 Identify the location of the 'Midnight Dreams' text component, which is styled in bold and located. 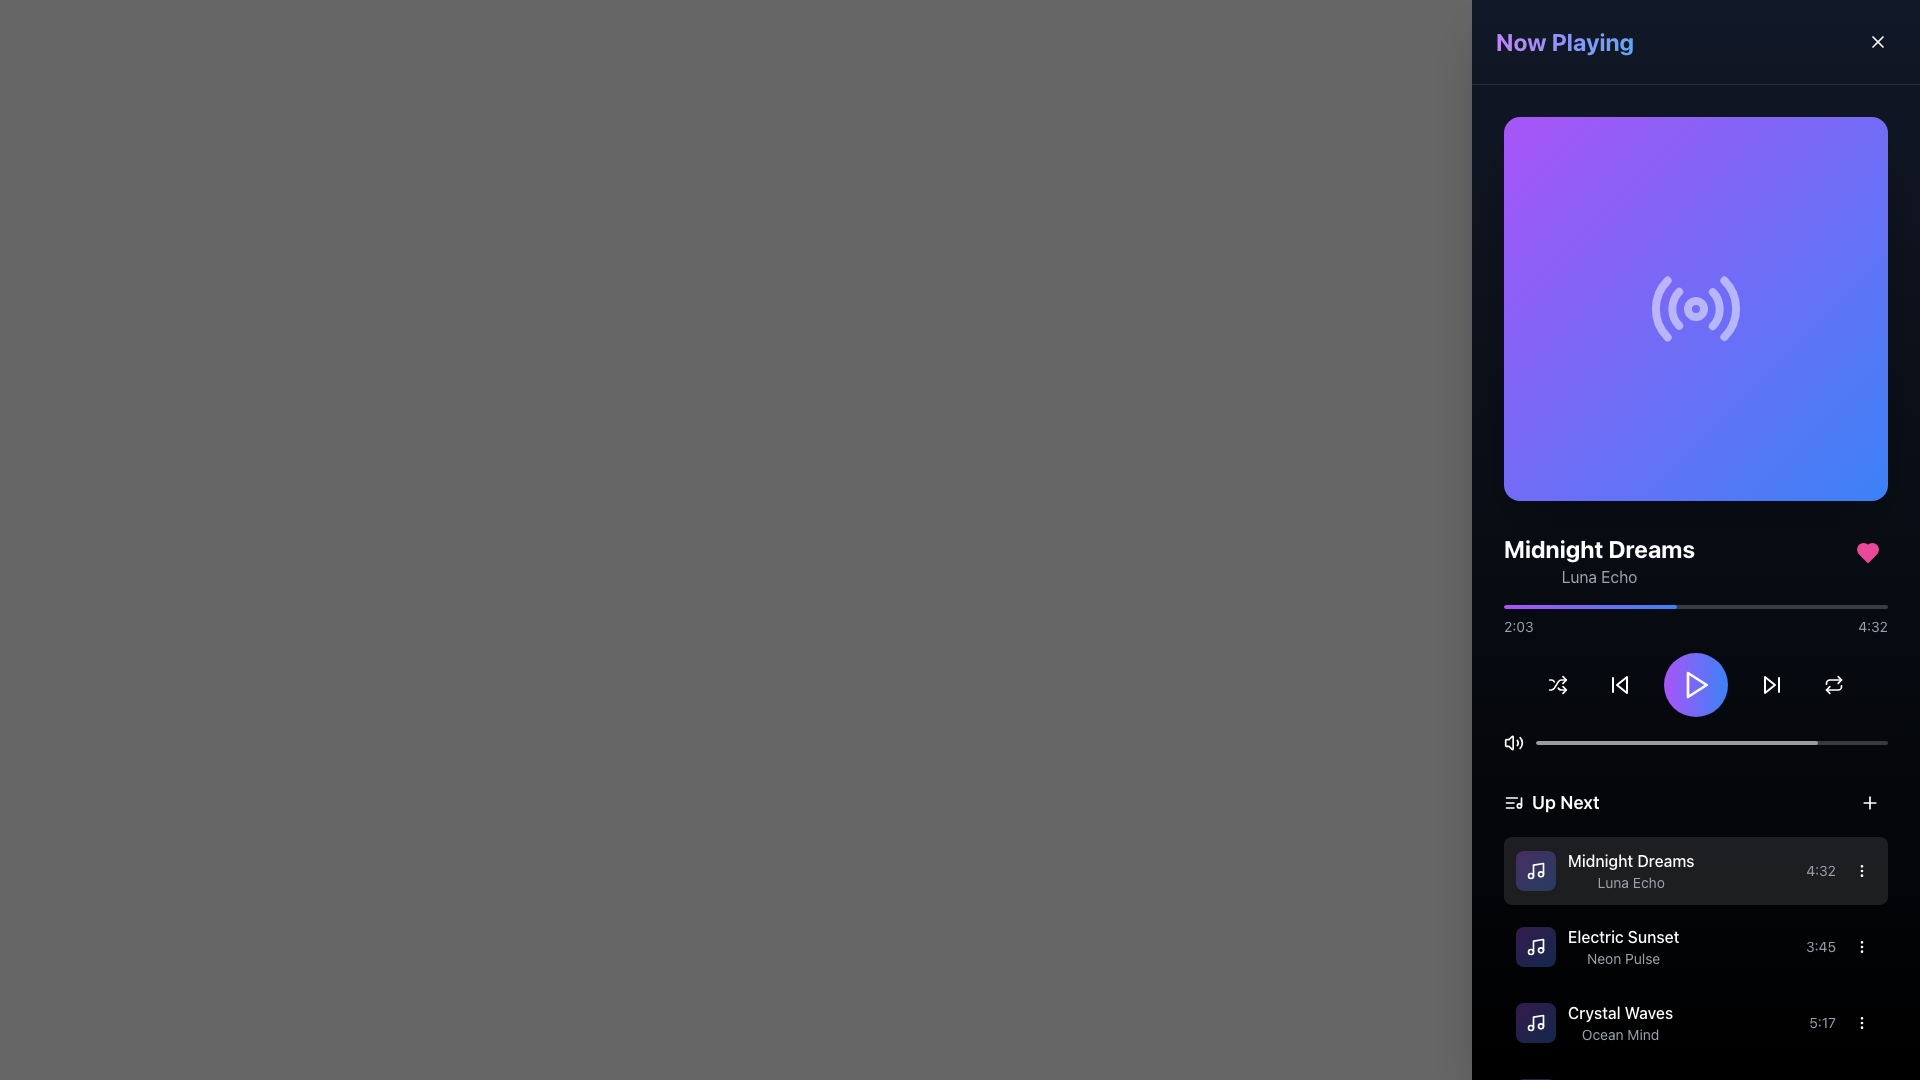
(1605, 870).